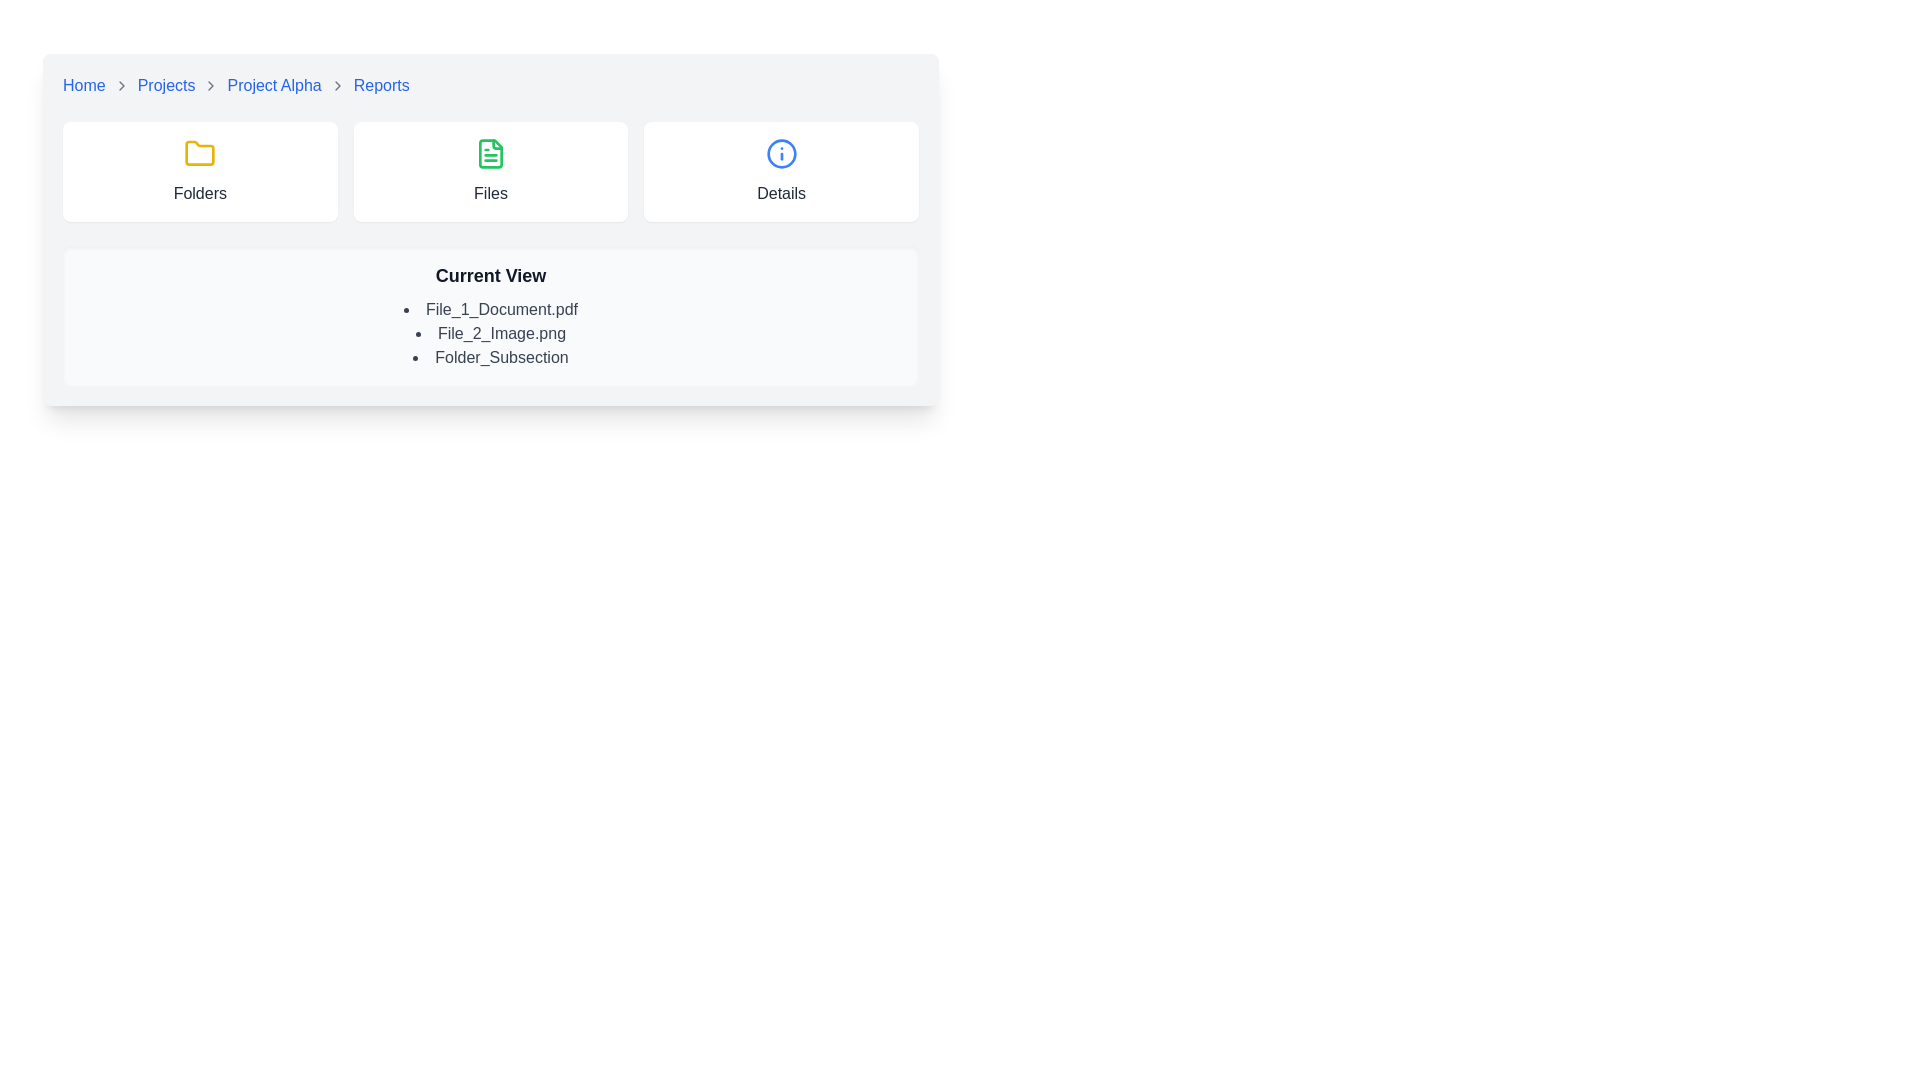 The width and height of the screenshot is (1920, 1080). Describe the element at coordinates (490, 171) in the screenshot. I see `the Interactive card labeled 'Files', which is a rectangular card with a white background and a green file icon at the top` at that location.